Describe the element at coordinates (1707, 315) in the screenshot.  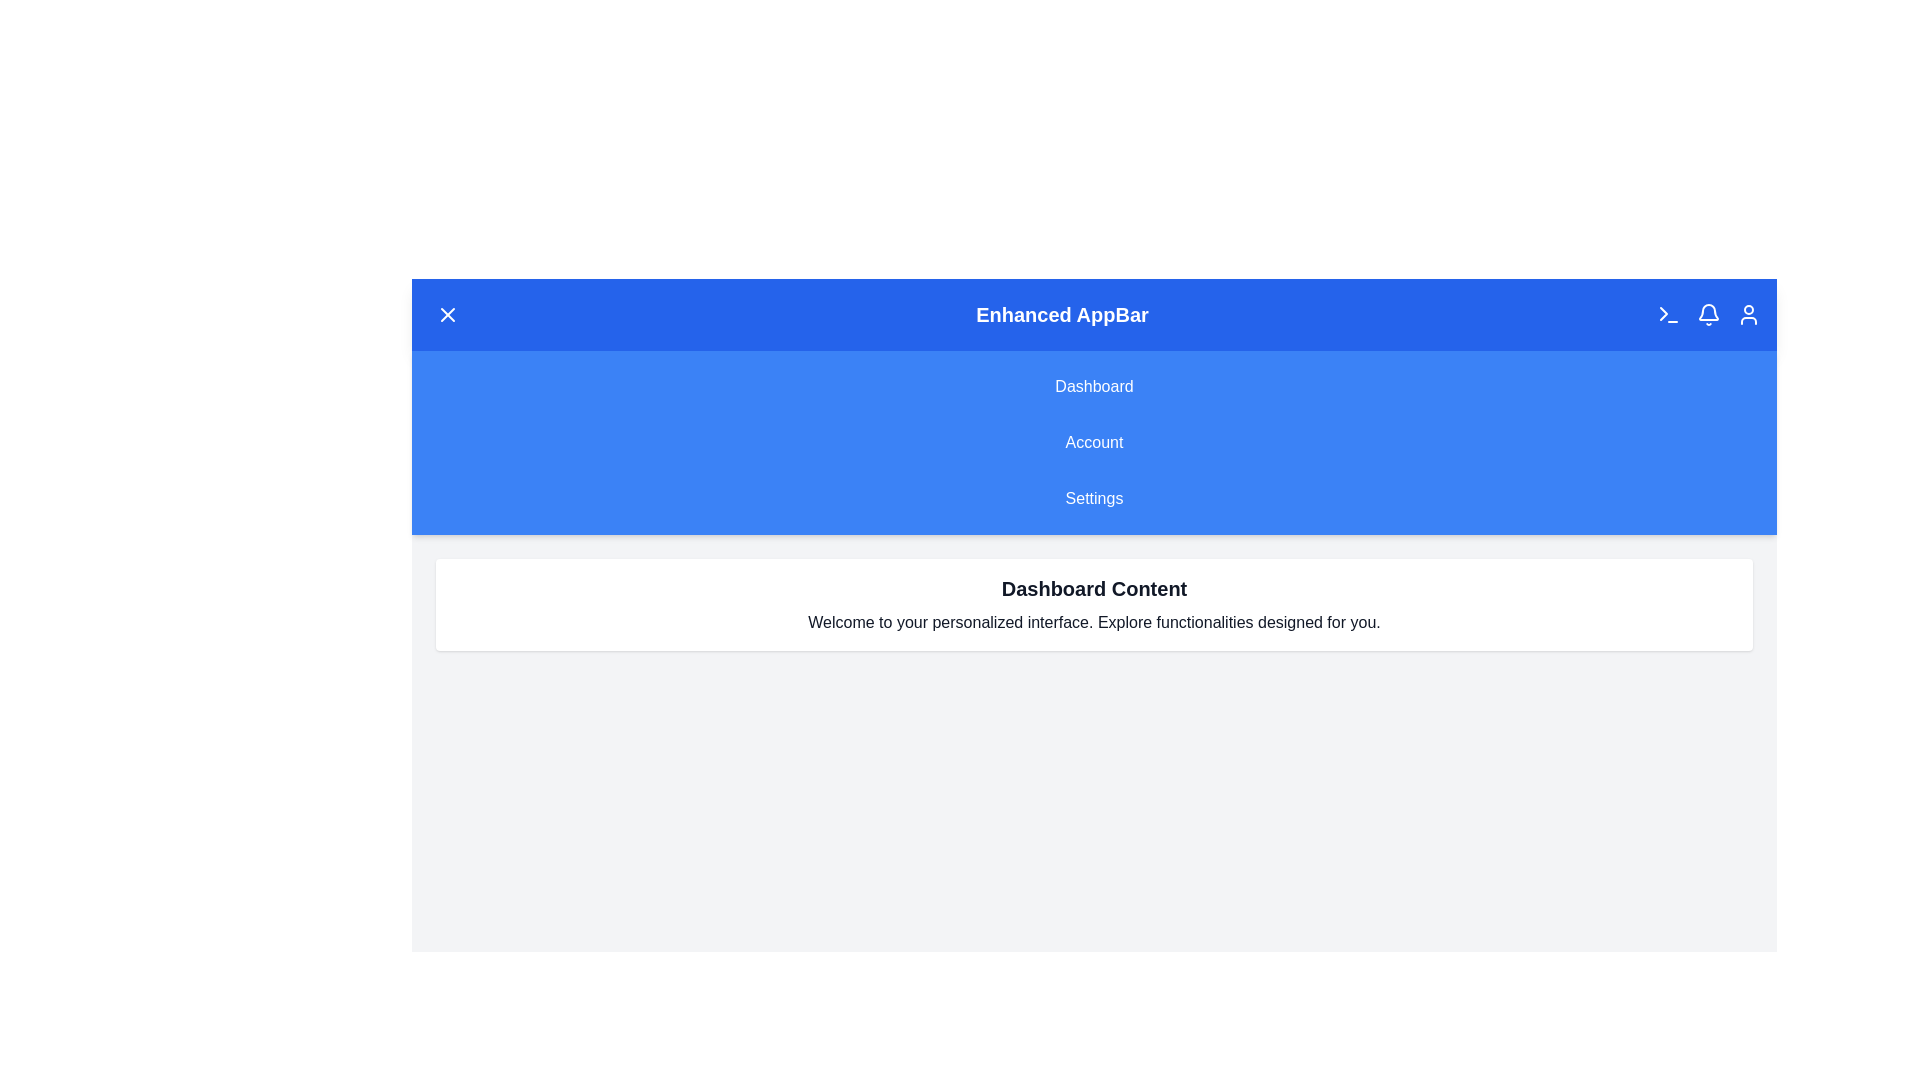
I see `the 'Bell' icon to view notifications` at that location.